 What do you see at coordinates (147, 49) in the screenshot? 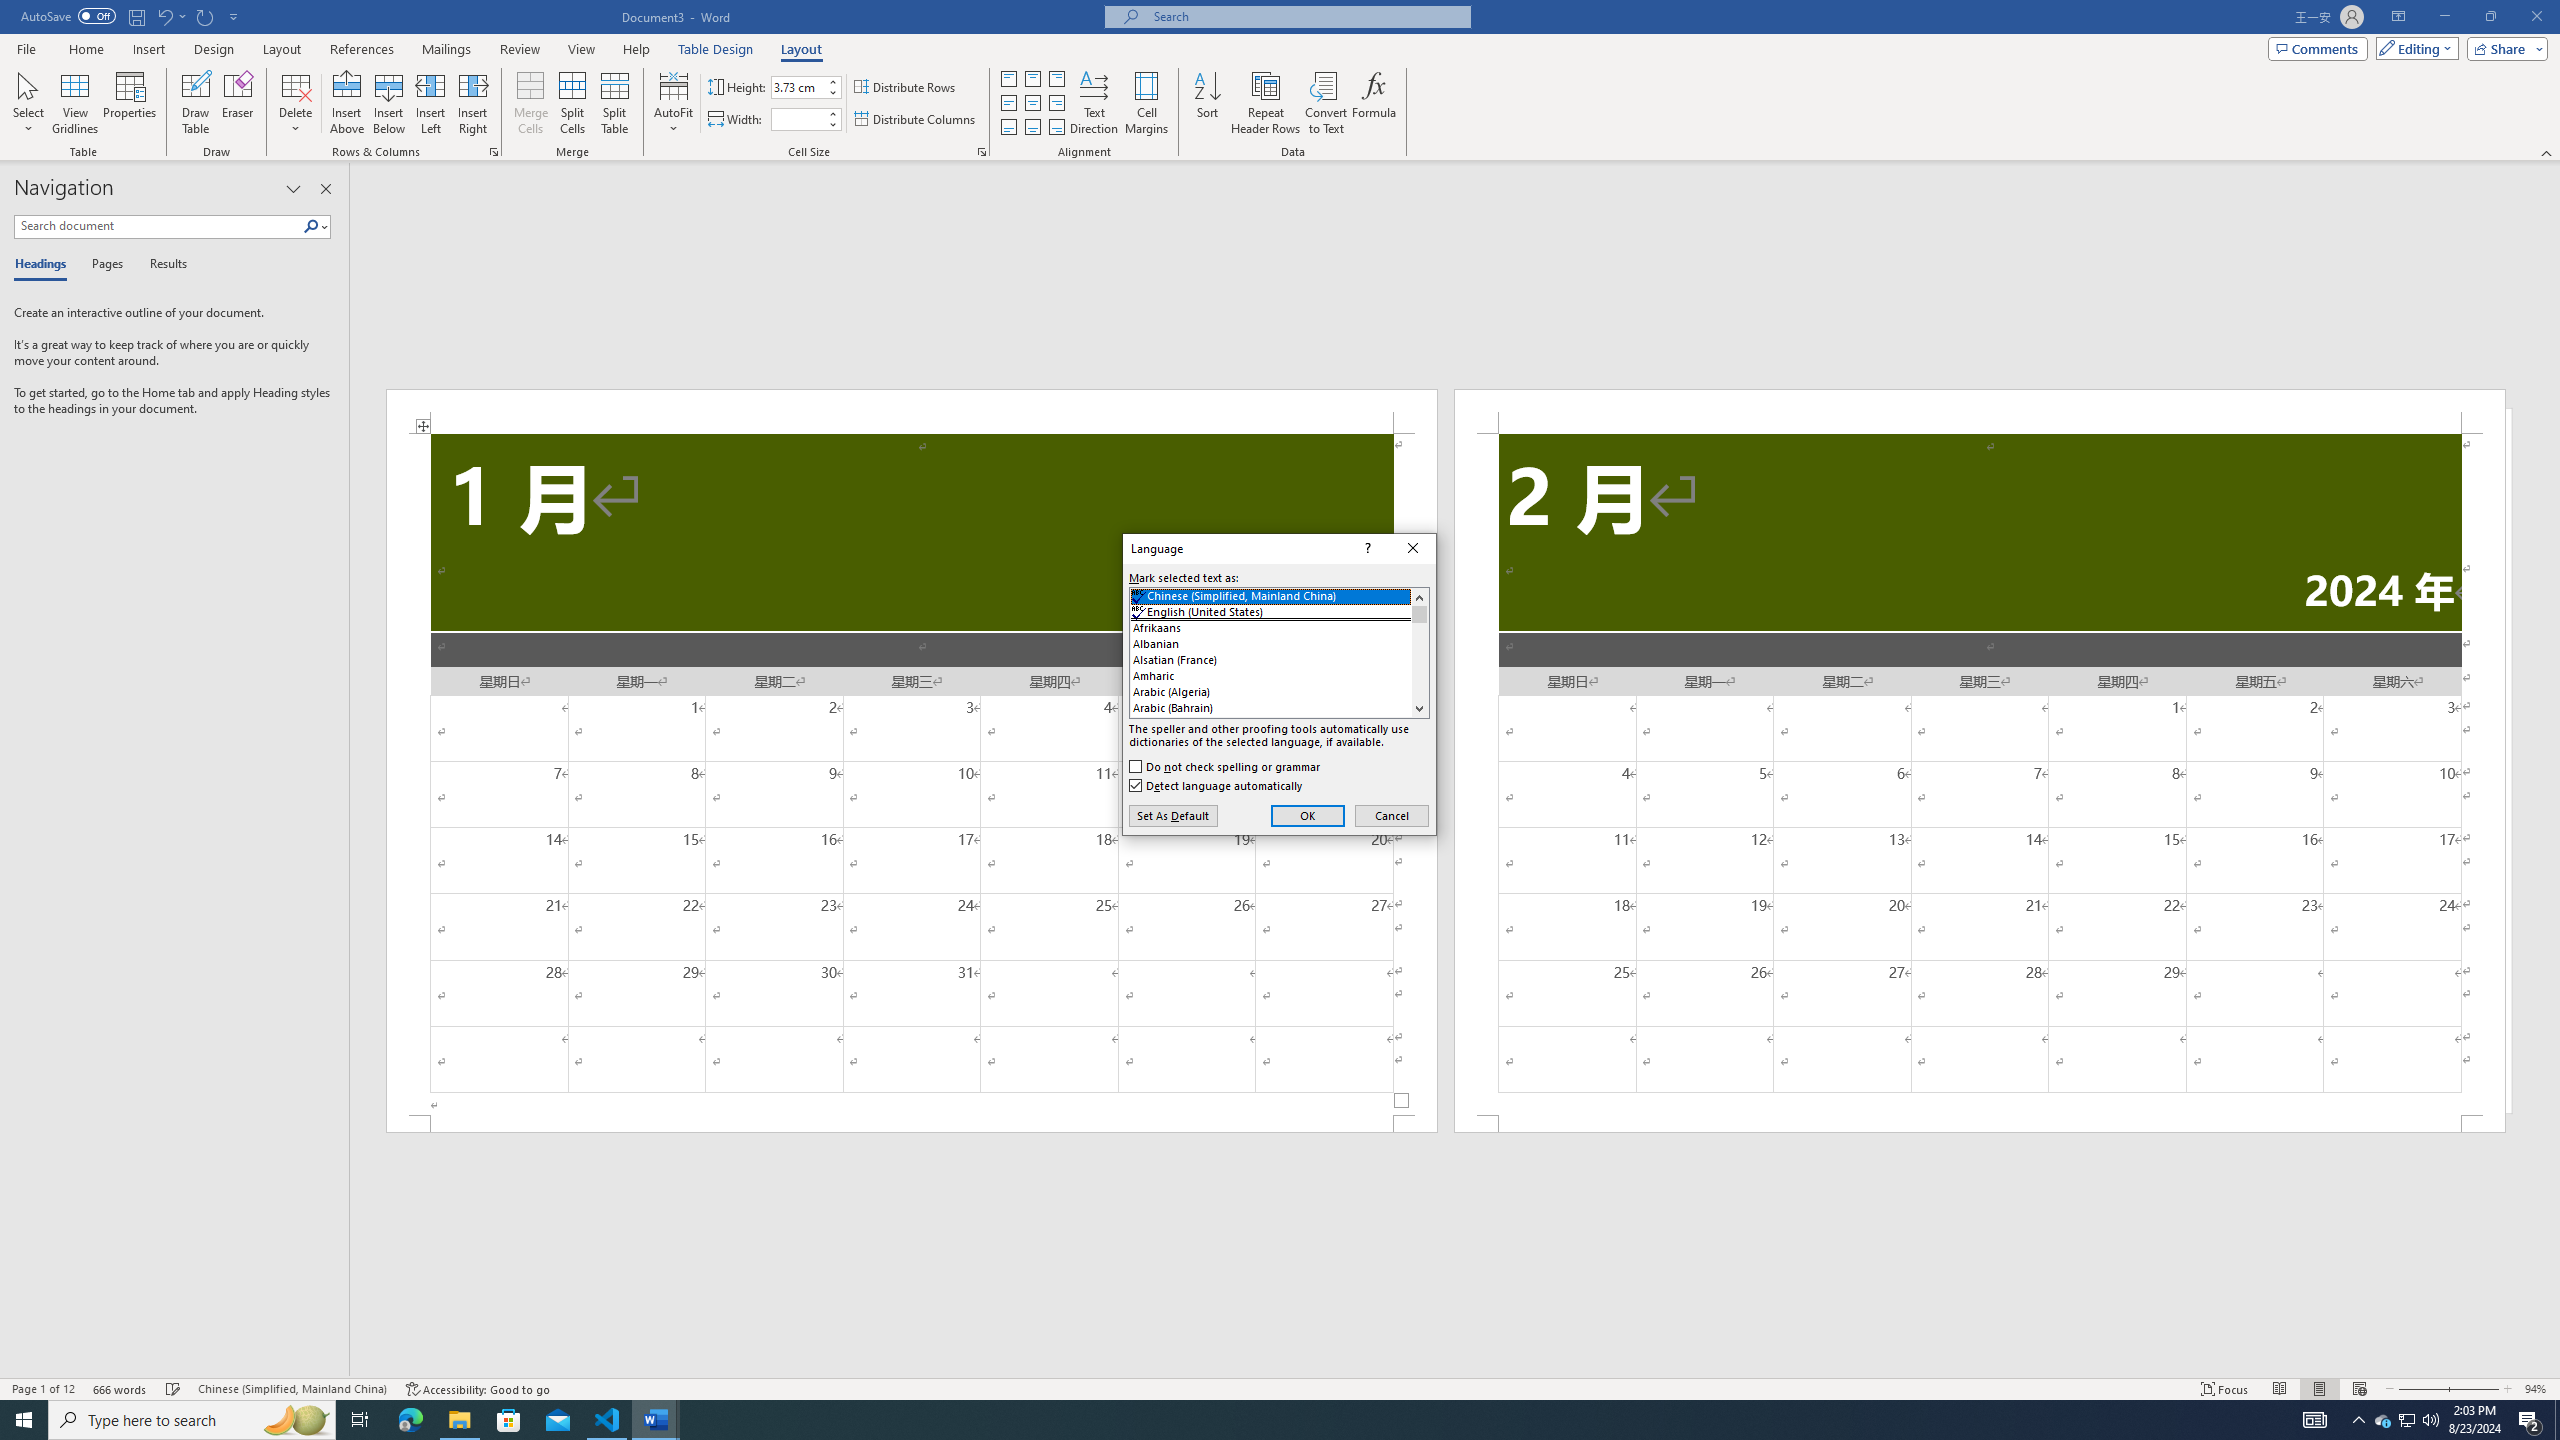
I see `'Insert'` at bounding box center [147, 49].